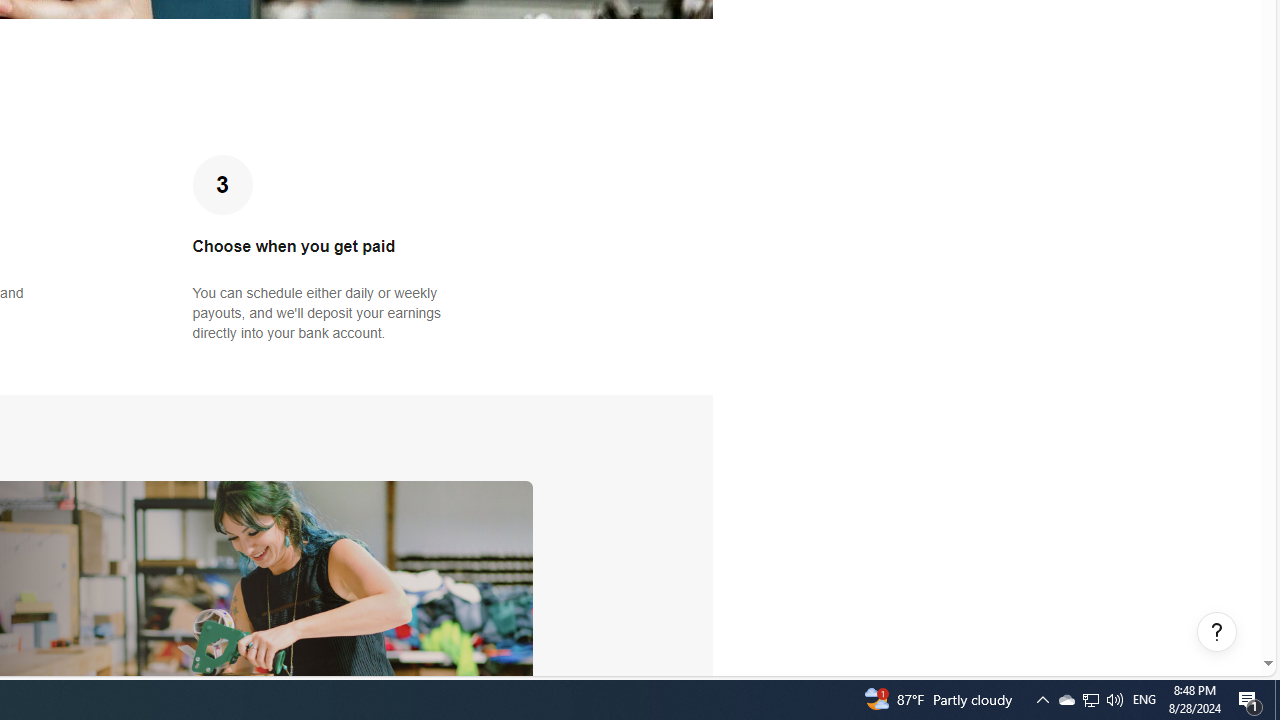 Image resolution: width=1280 pixels, height=720 pixels. What do you see at coordinates (1216, 632) in the screenshot?
I see `'Help, opens dialogs'` at bounding box center [1216, 632].